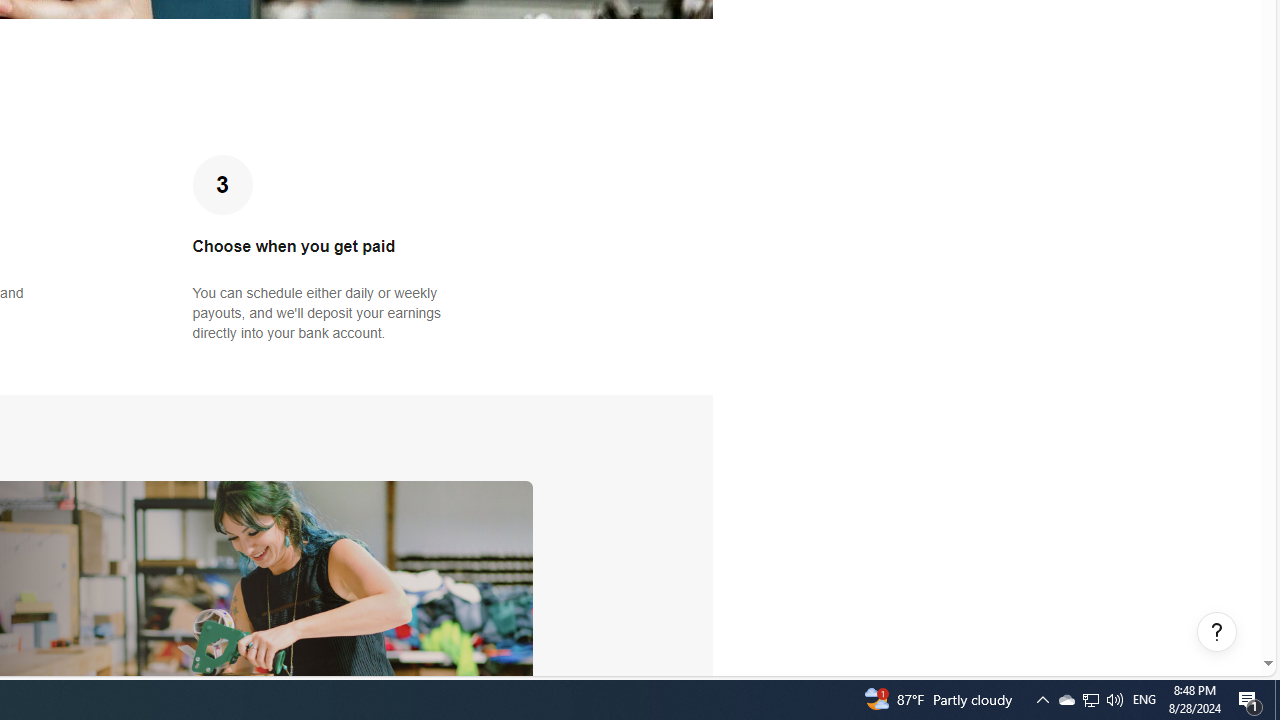 Image resolution: width=1280 pixels, height=720 pixels. What do you see at coordinates (1216, 632) in the screenshot?
I see `'Help, opens dialogs'` at bounding box center [1216, 632].